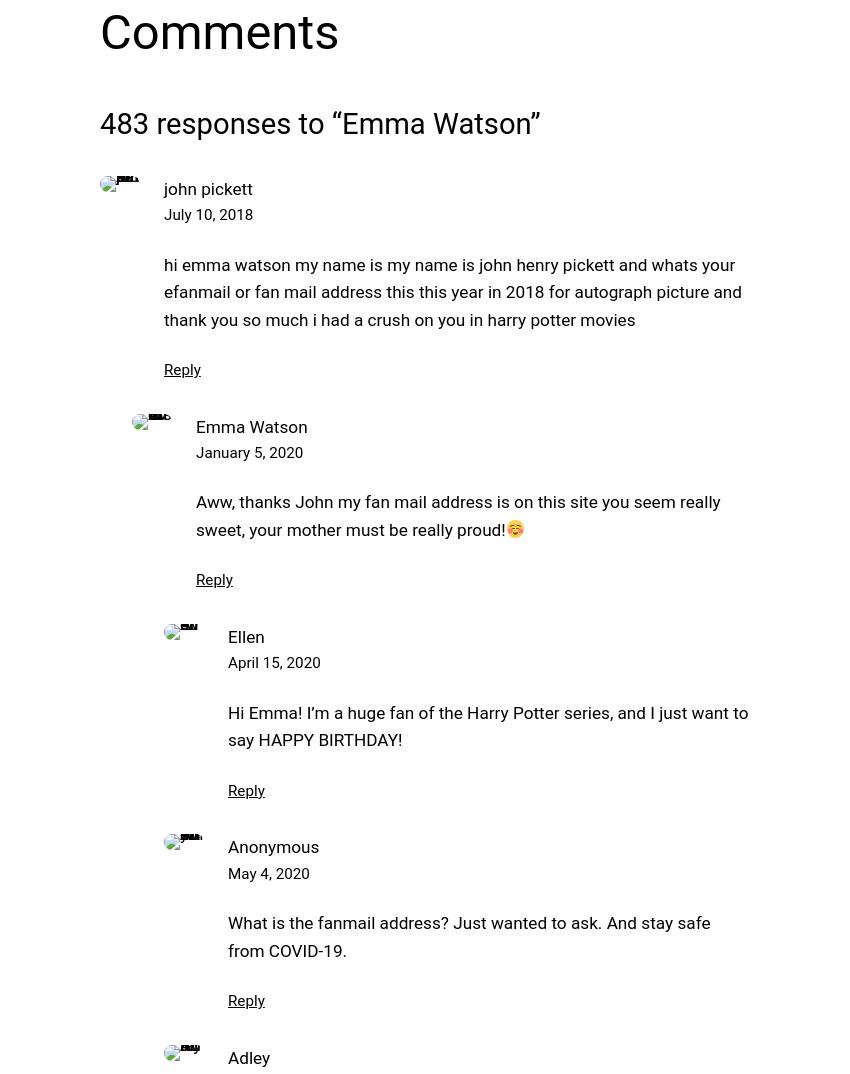 This screenshot has height=1074, width=850. Describe the element at coordinates (249, 452) in the screenshot. I see `'January 5, 2020'` at that location.